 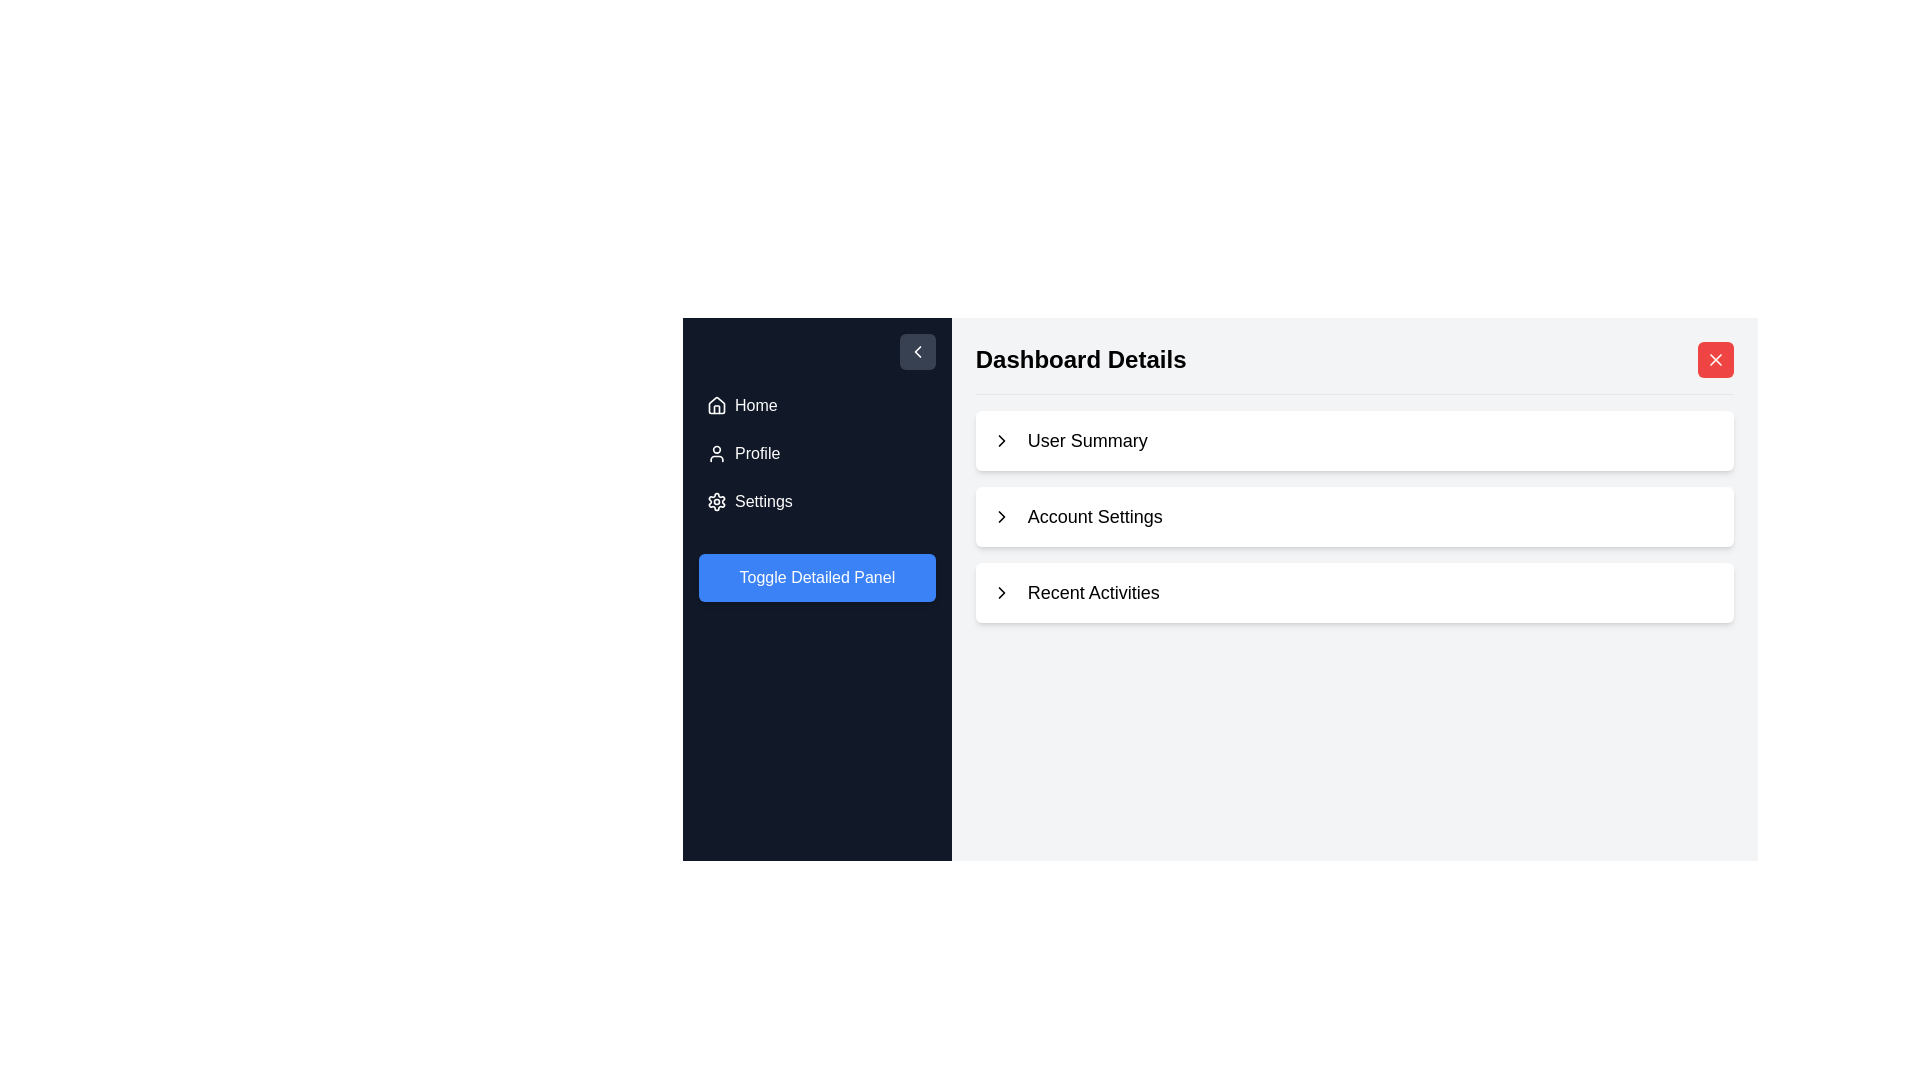 What do you see at coordinates (1001, 439) in the screenshot?
I see `the right-pointing chevron icon located near the left side of the 'User Summary' card in the 'Dashboard Details' section` at bounding box center [1001, 439].